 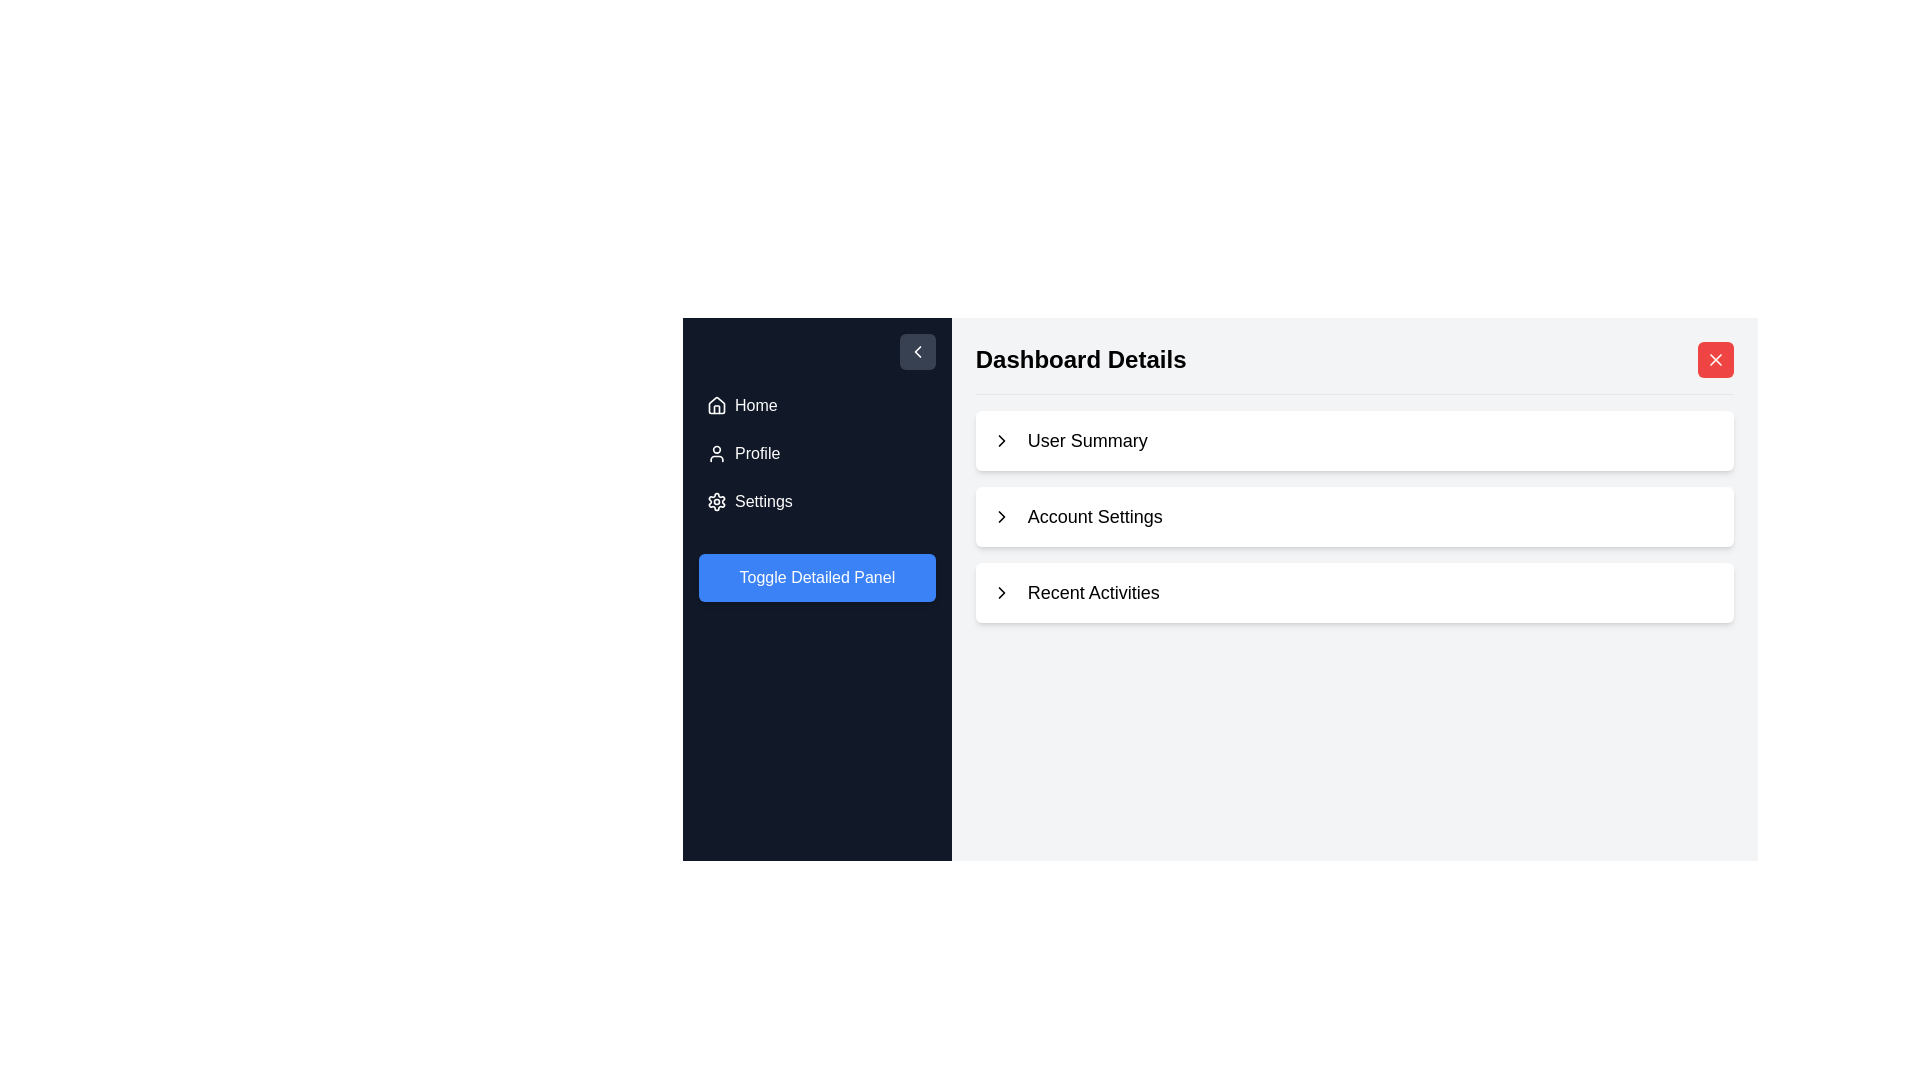 What do you see at coordinates (1001, 439) in the screenshot?
I see `the right-pointing chevron icon located near the left side of the 'User Summary' card in the 'Dashboard Details' section` at bounding box center [1001, 439].